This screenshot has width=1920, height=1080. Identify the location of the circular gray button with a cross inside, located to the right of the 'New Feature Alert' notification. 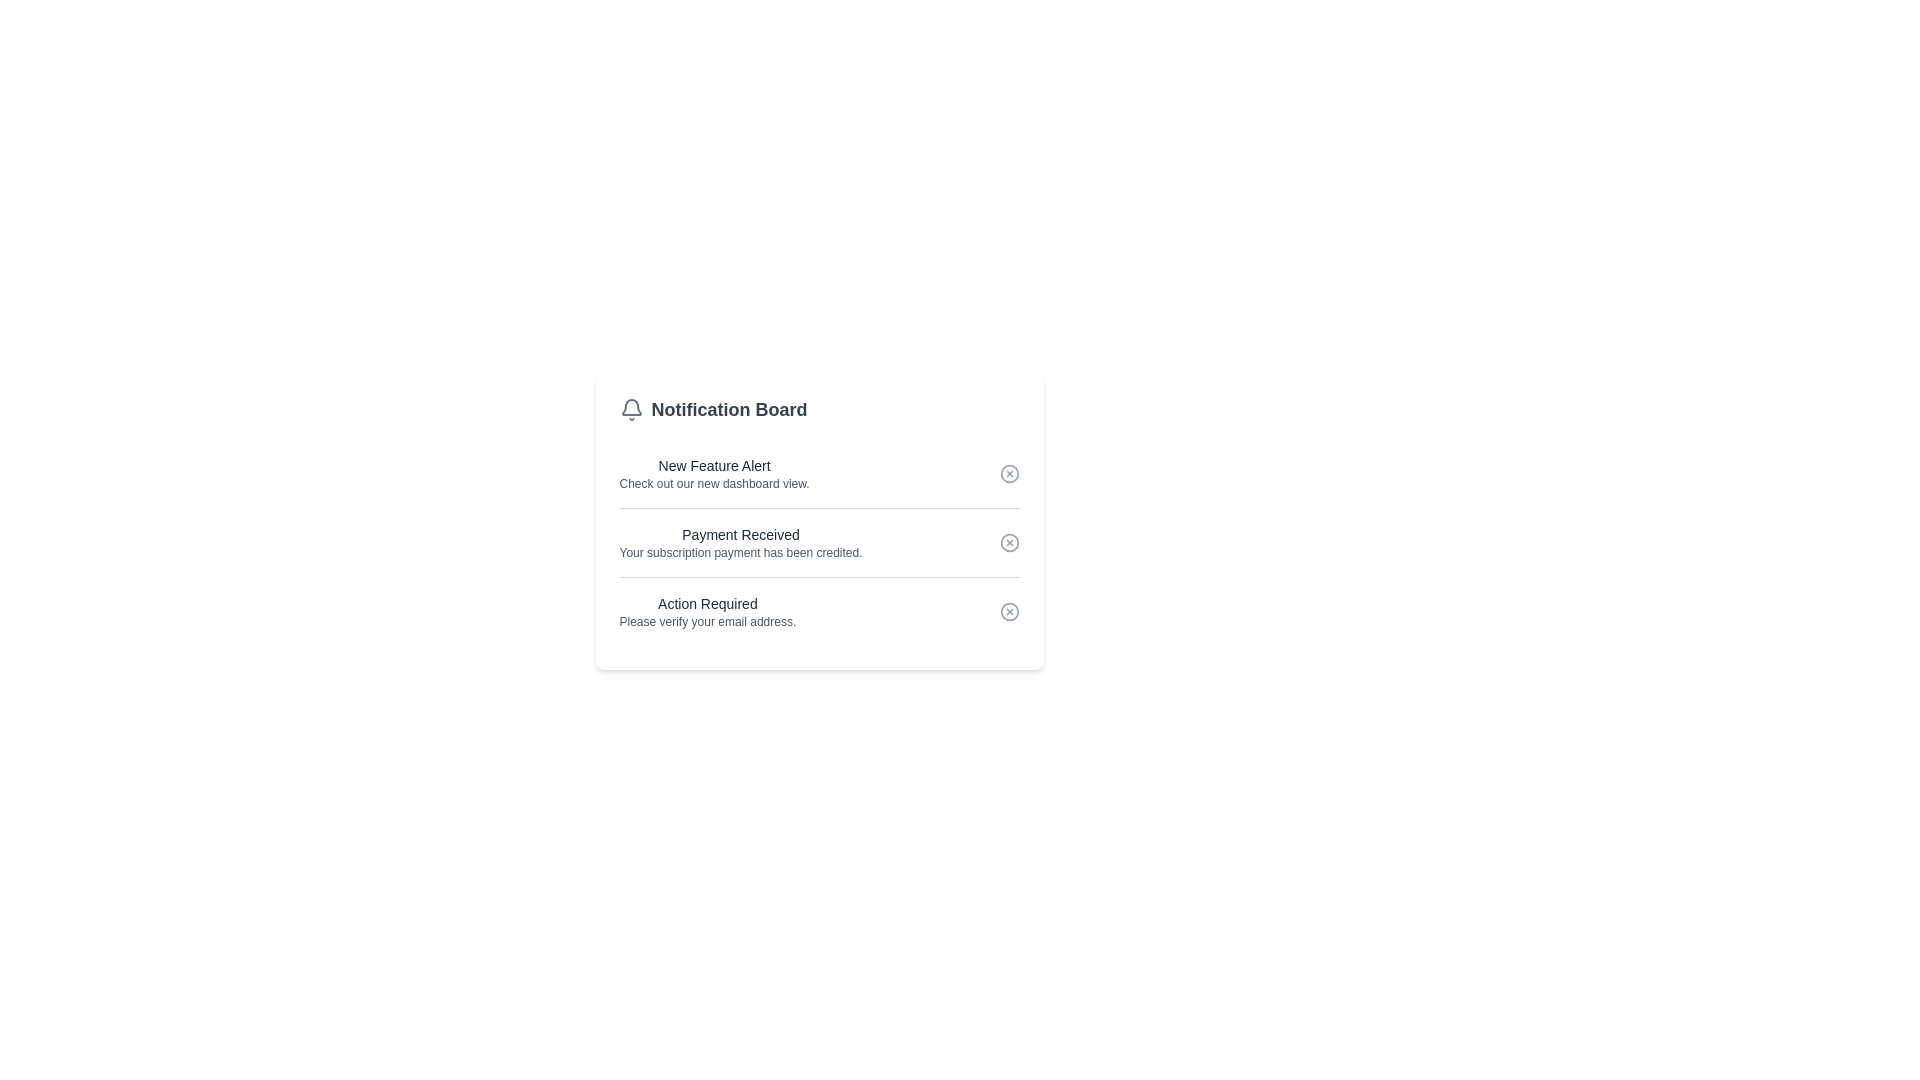
(1009, 474).